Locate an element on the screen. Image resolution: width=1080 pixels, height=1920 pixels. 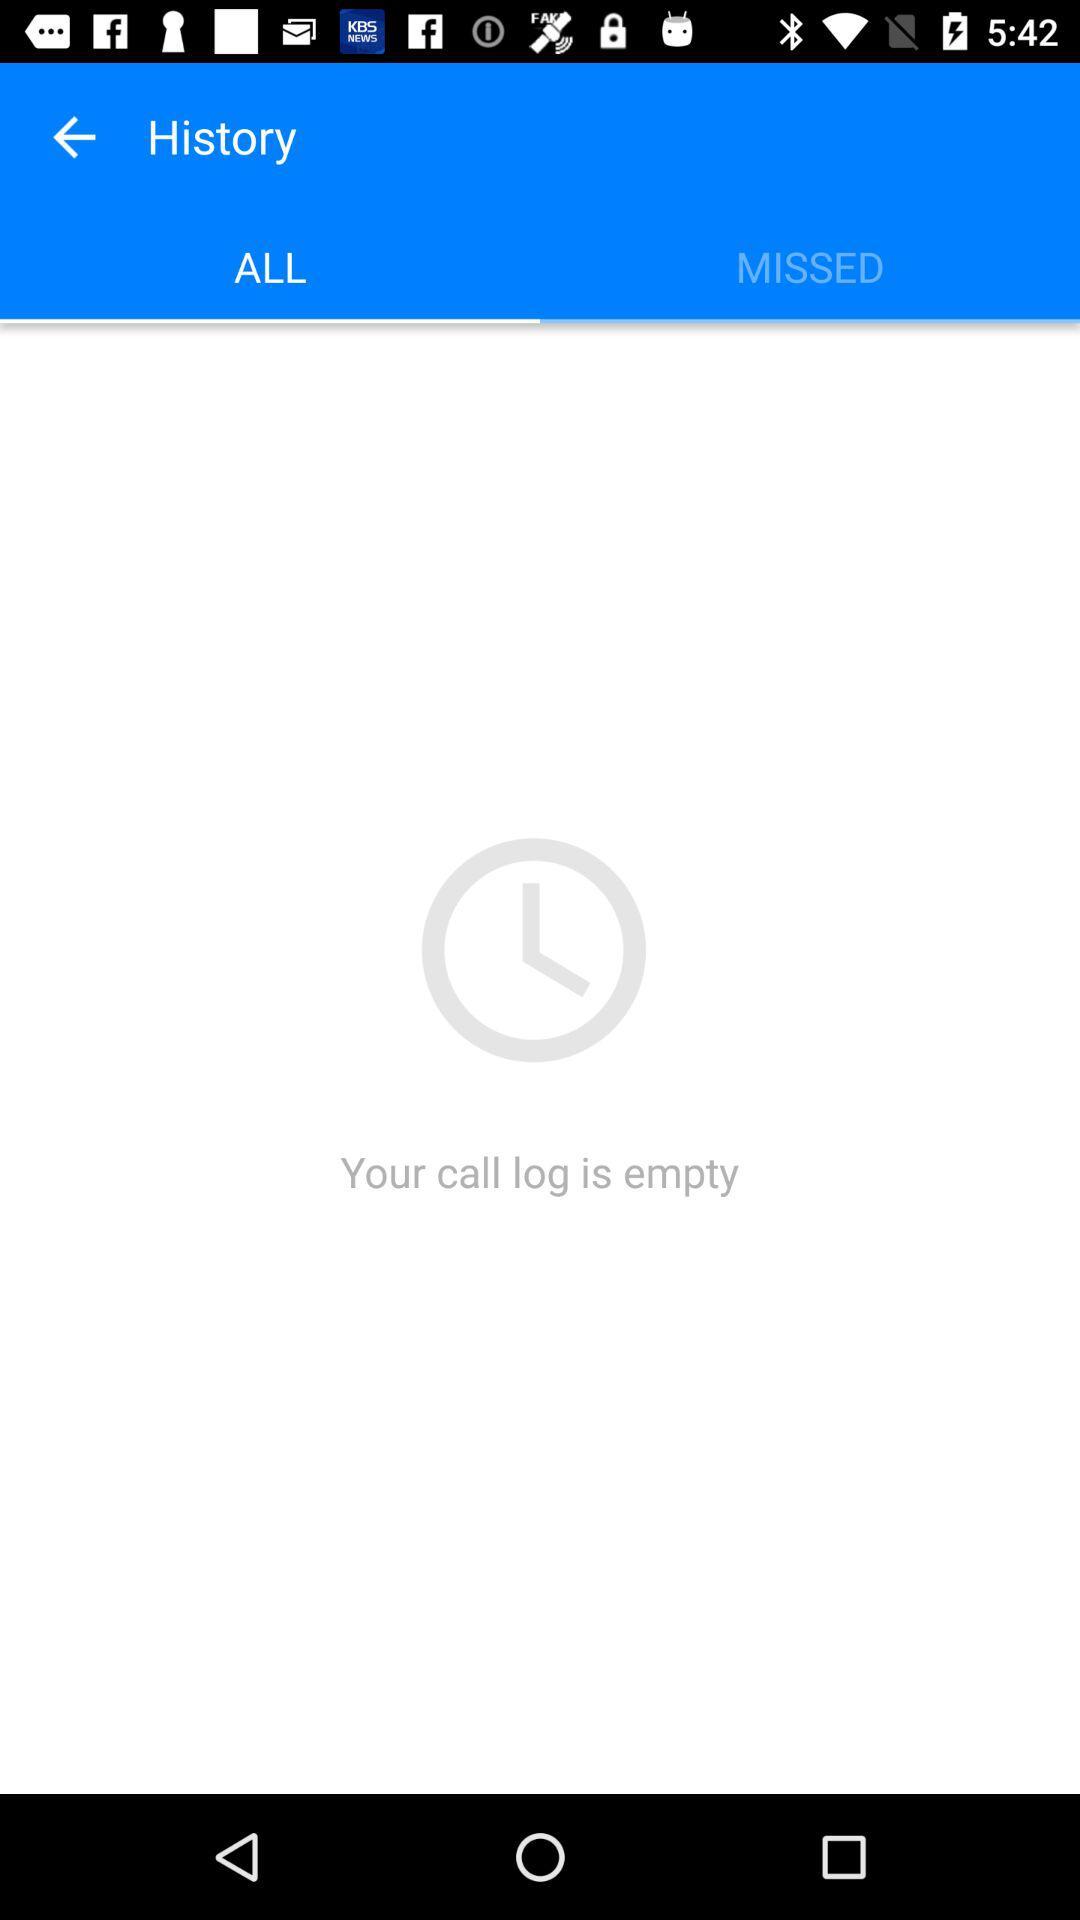
icon to the right of all icon is located at coordinates (810, 265).